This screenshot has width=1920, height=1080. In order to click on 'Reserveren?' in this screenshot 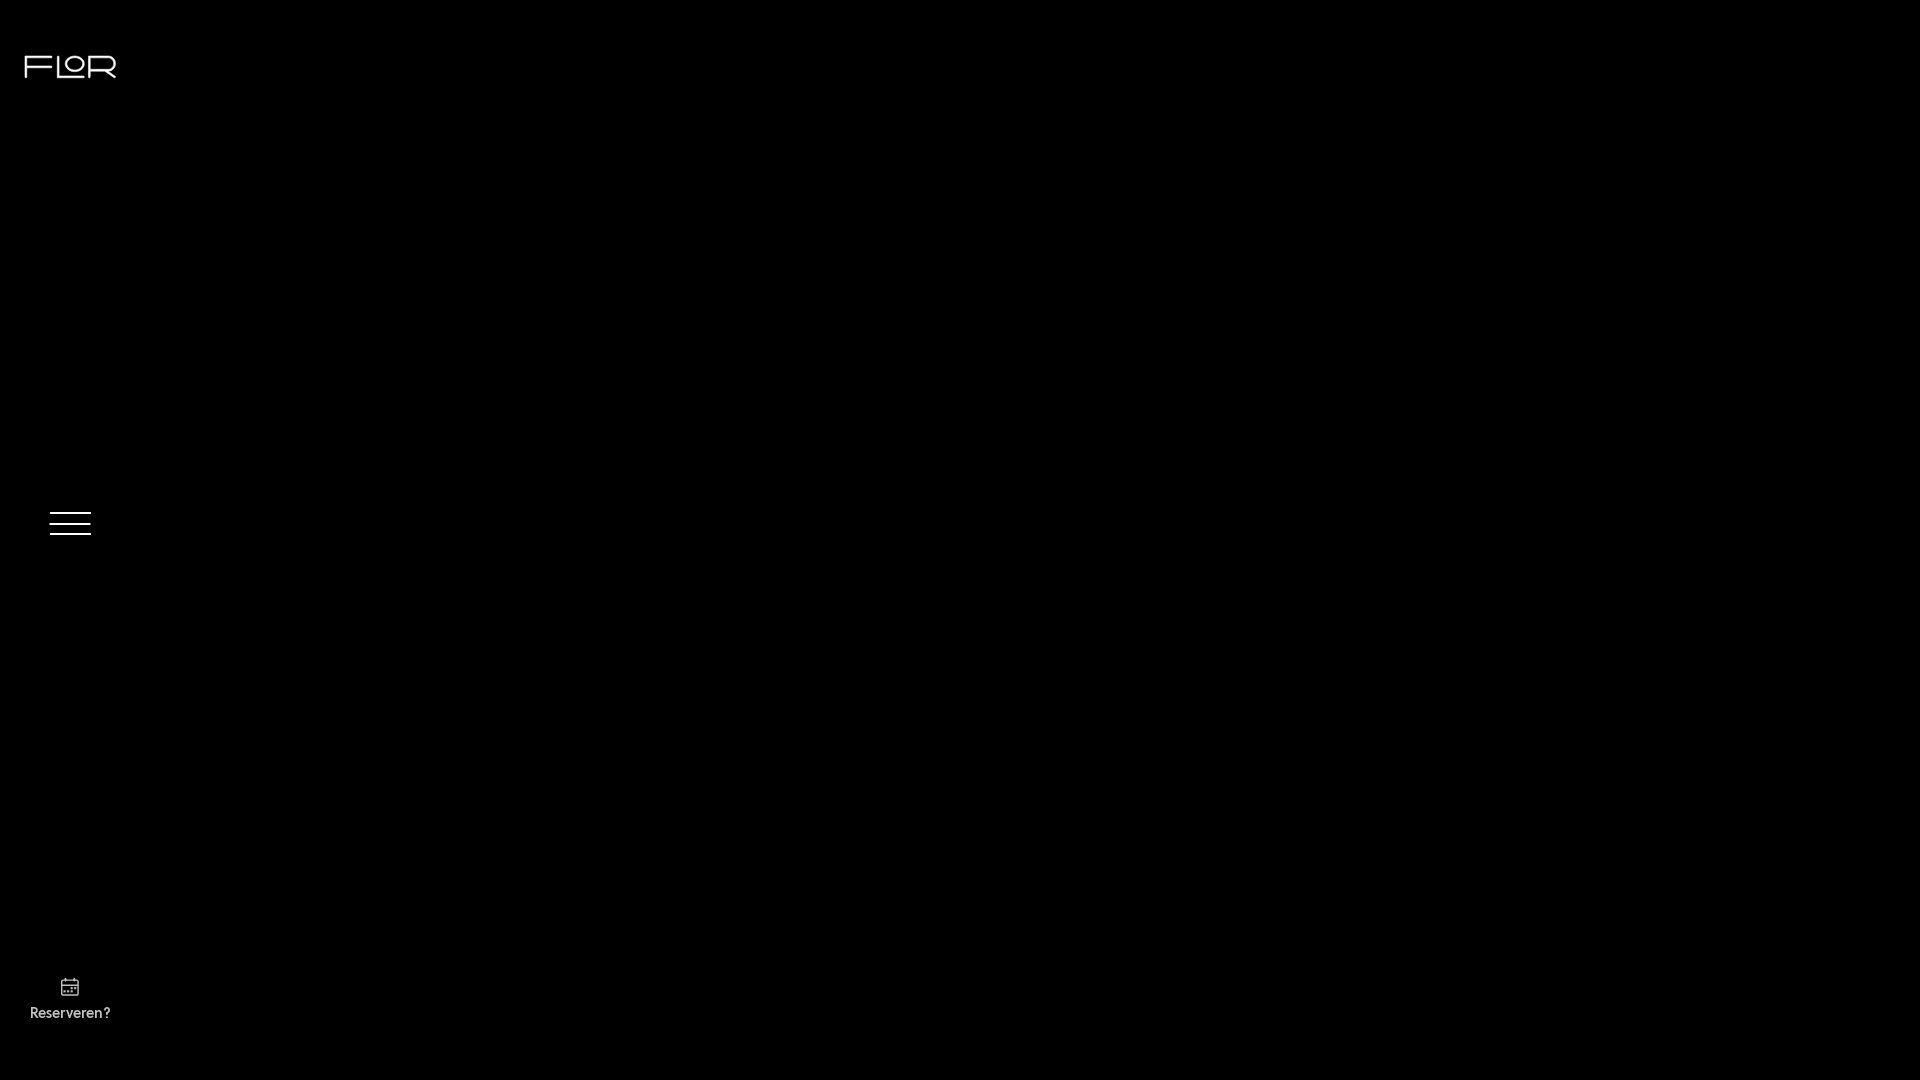, I will do `click(29, 996)`.